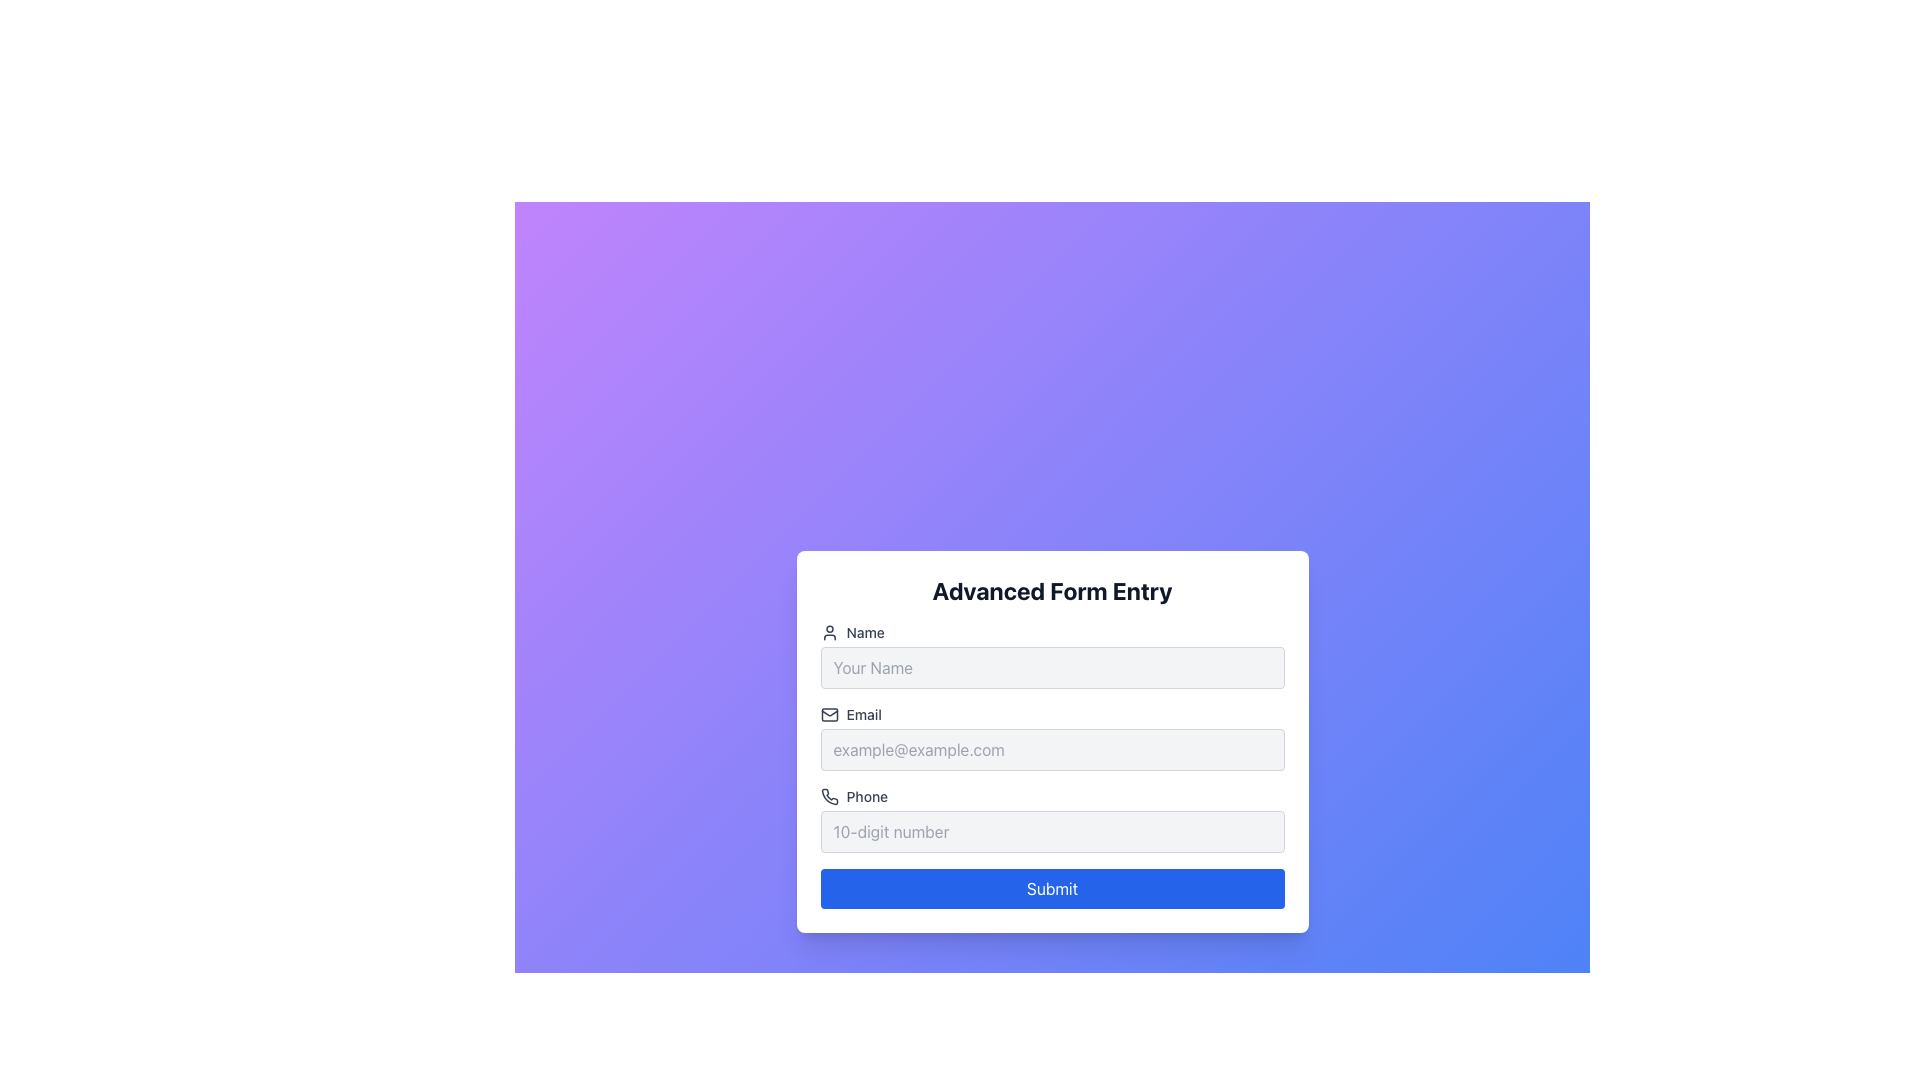 Image resolution: width=1920 pixels, height=1080 pixels. Describe the element at coordinates (829, 796) in the screenshot. I see `the relation of the telephone handset icon with the 'Phone' label` at that location.